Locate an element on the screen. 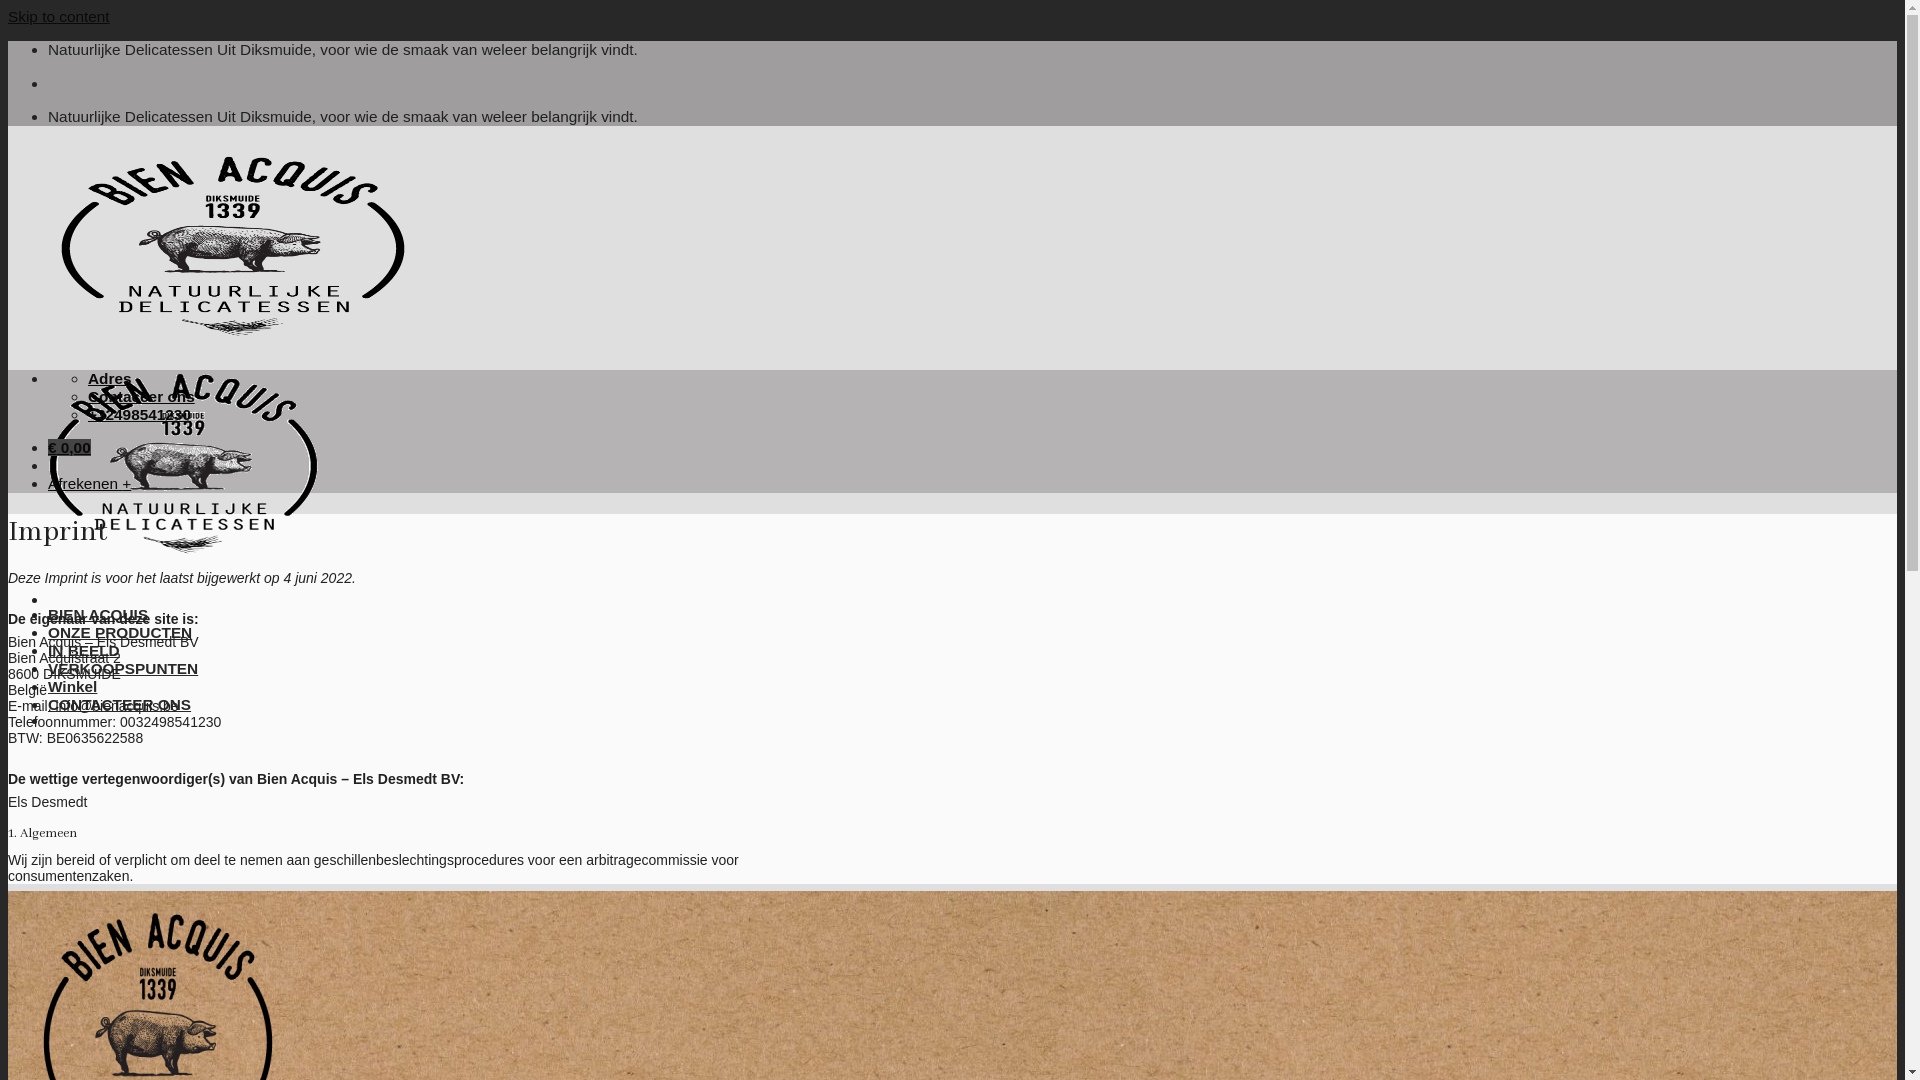  'ONZE PRODUCTEN' is located at coordinates (119, 632).